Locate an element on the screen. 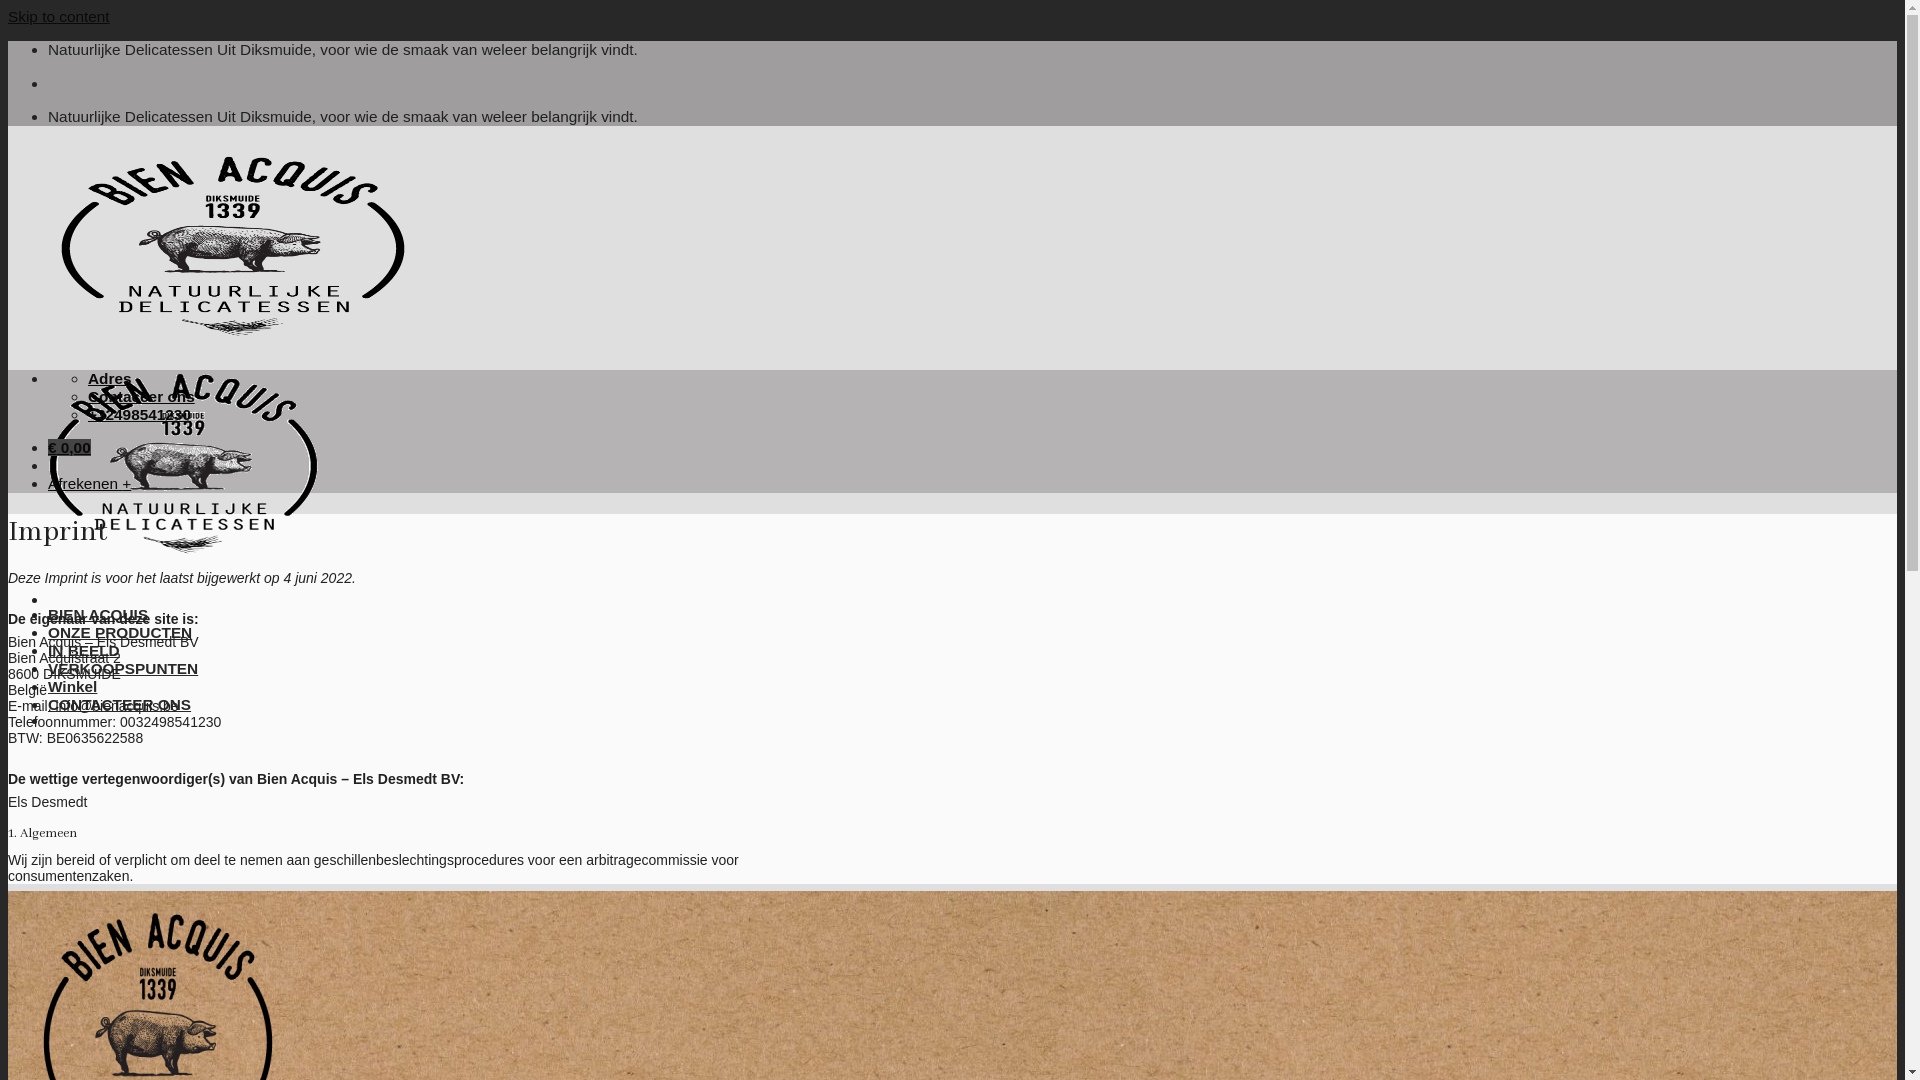  'ONZE PRODUCTEN' is located at coordinates (119, 632).